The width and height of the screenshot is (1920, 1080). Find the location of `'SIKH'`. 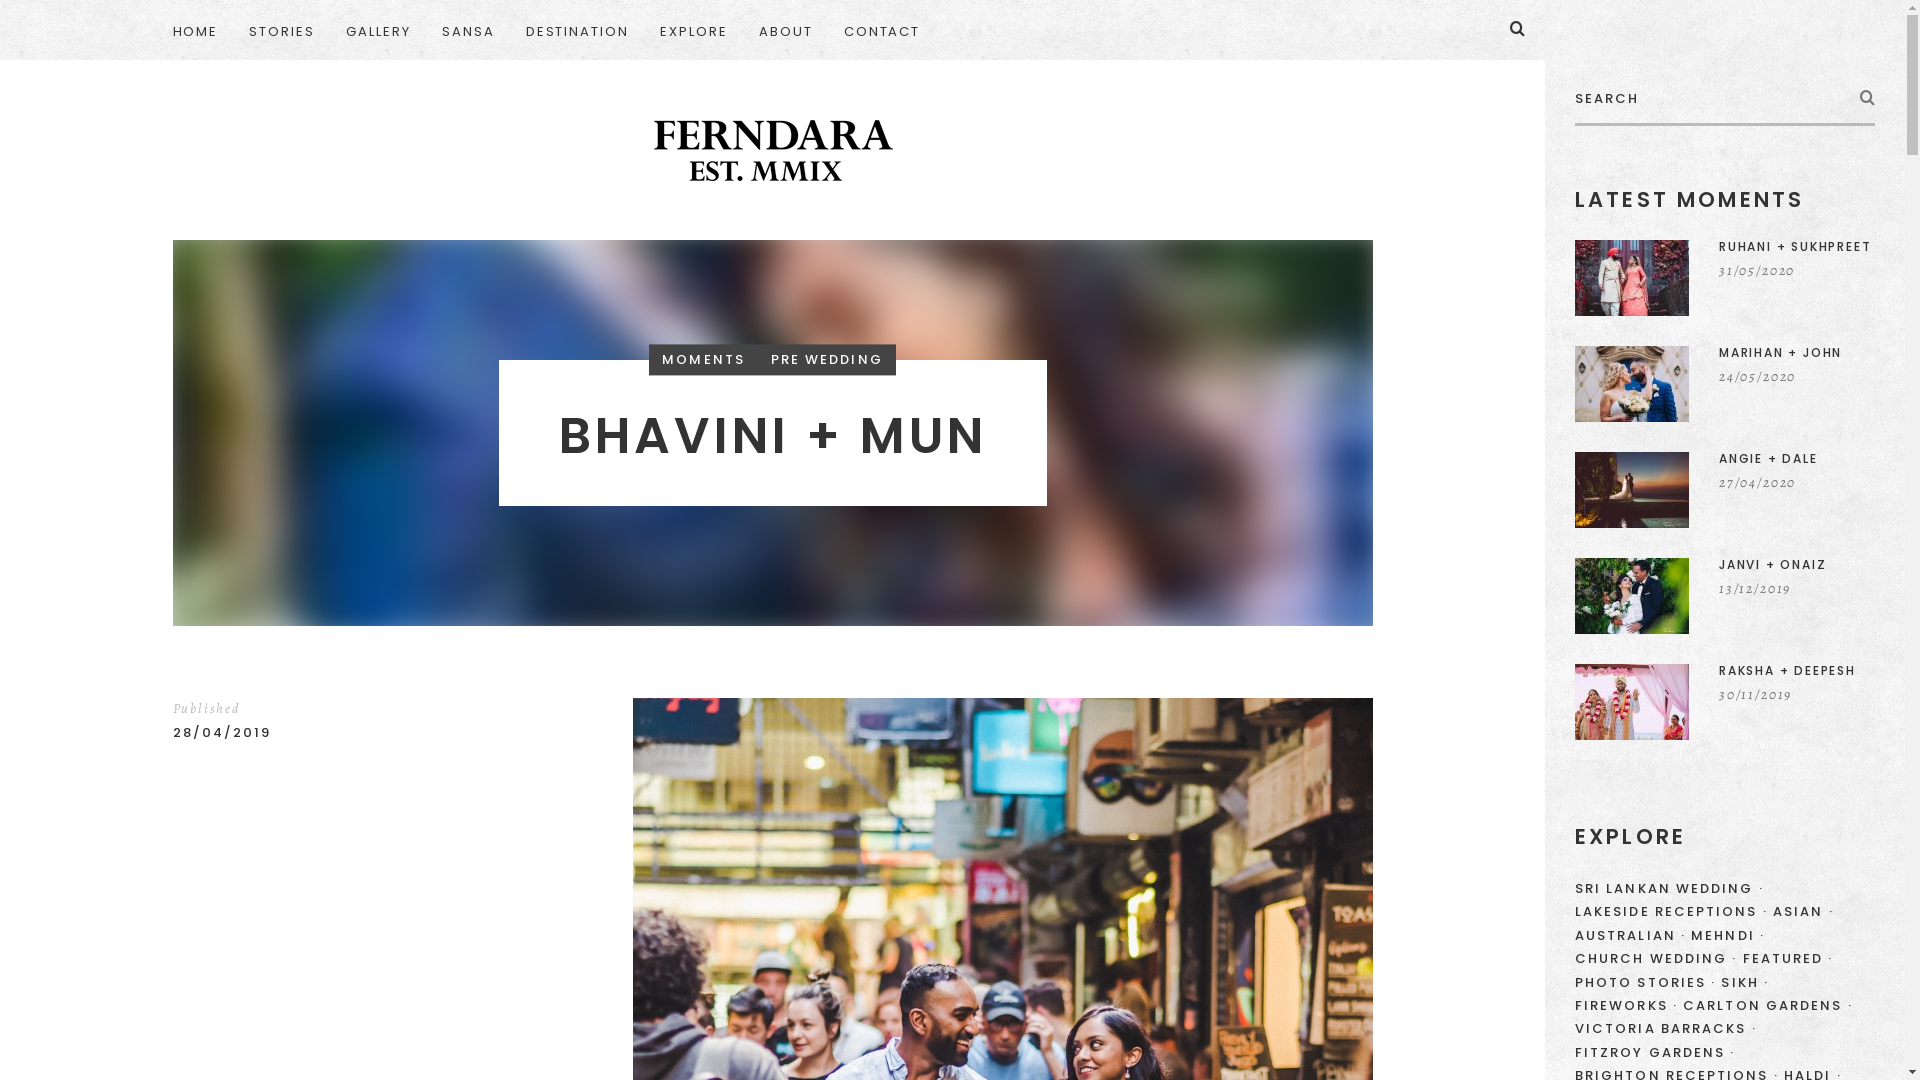

'SIKH' is located at coordinates (1720, 981).